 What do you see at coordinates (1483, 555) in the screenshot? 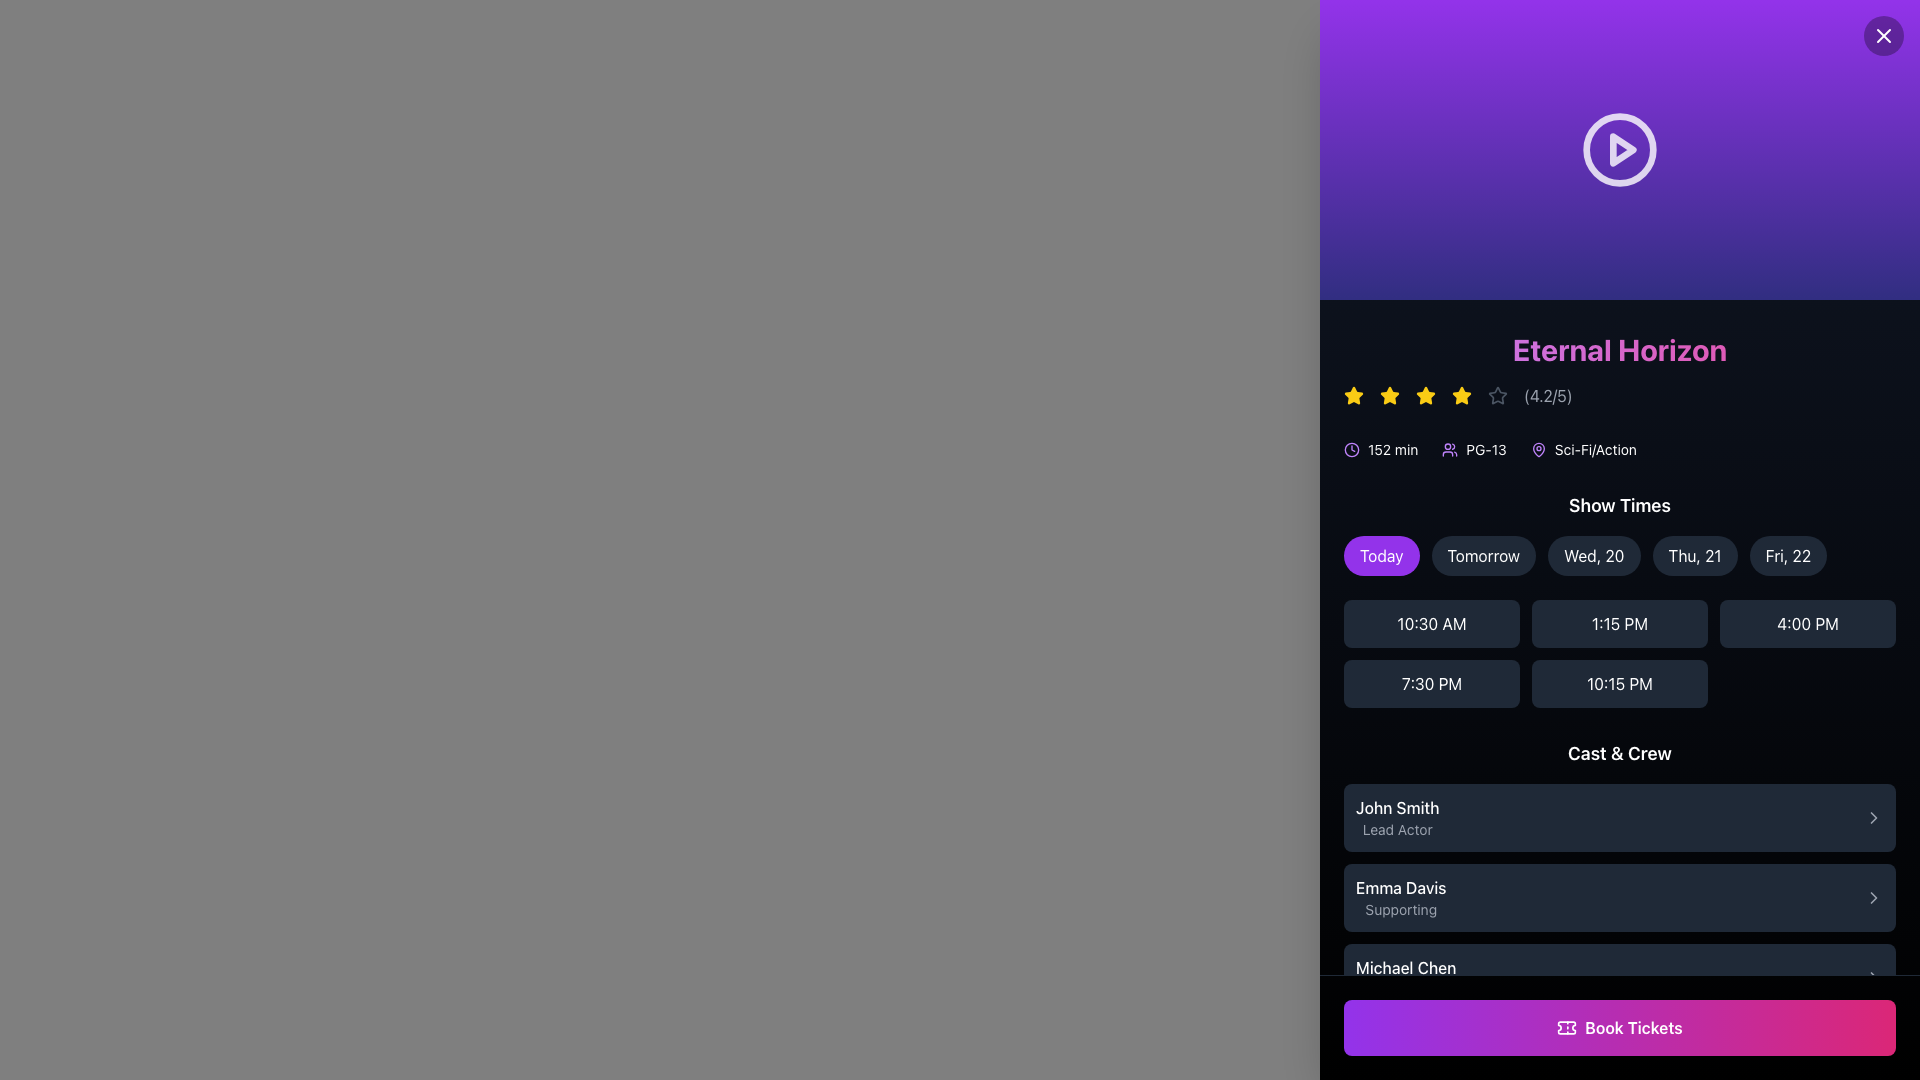
I see `the 'Tomorrow' button, which is the second button from the left in the 'Show Times' section of the interface` at bounding box center [1483, 555].